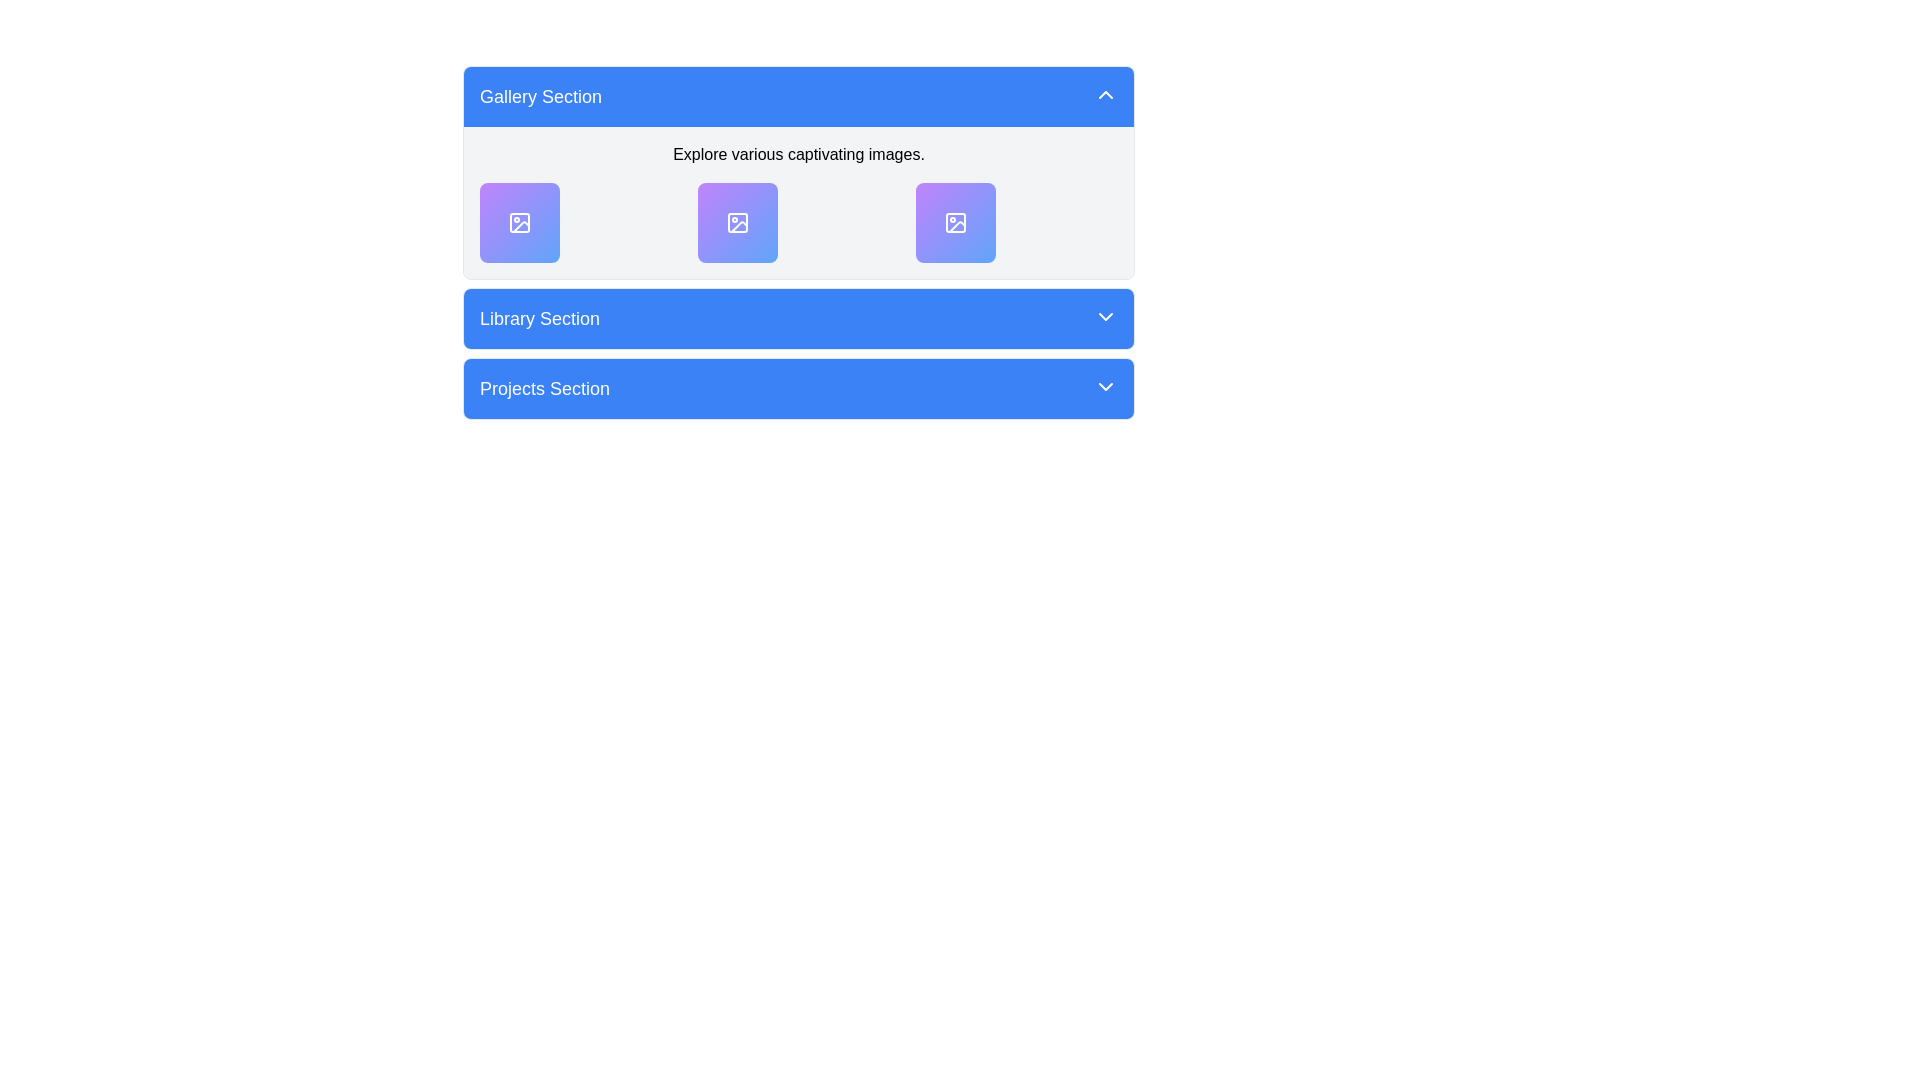 Image resolution: width=1920 pixels, height=1080 pixels. I want to click on the static text label 'Explore various captivating images.' located in the 'Gallery Section' above the grid of icons, so click(797, 153).